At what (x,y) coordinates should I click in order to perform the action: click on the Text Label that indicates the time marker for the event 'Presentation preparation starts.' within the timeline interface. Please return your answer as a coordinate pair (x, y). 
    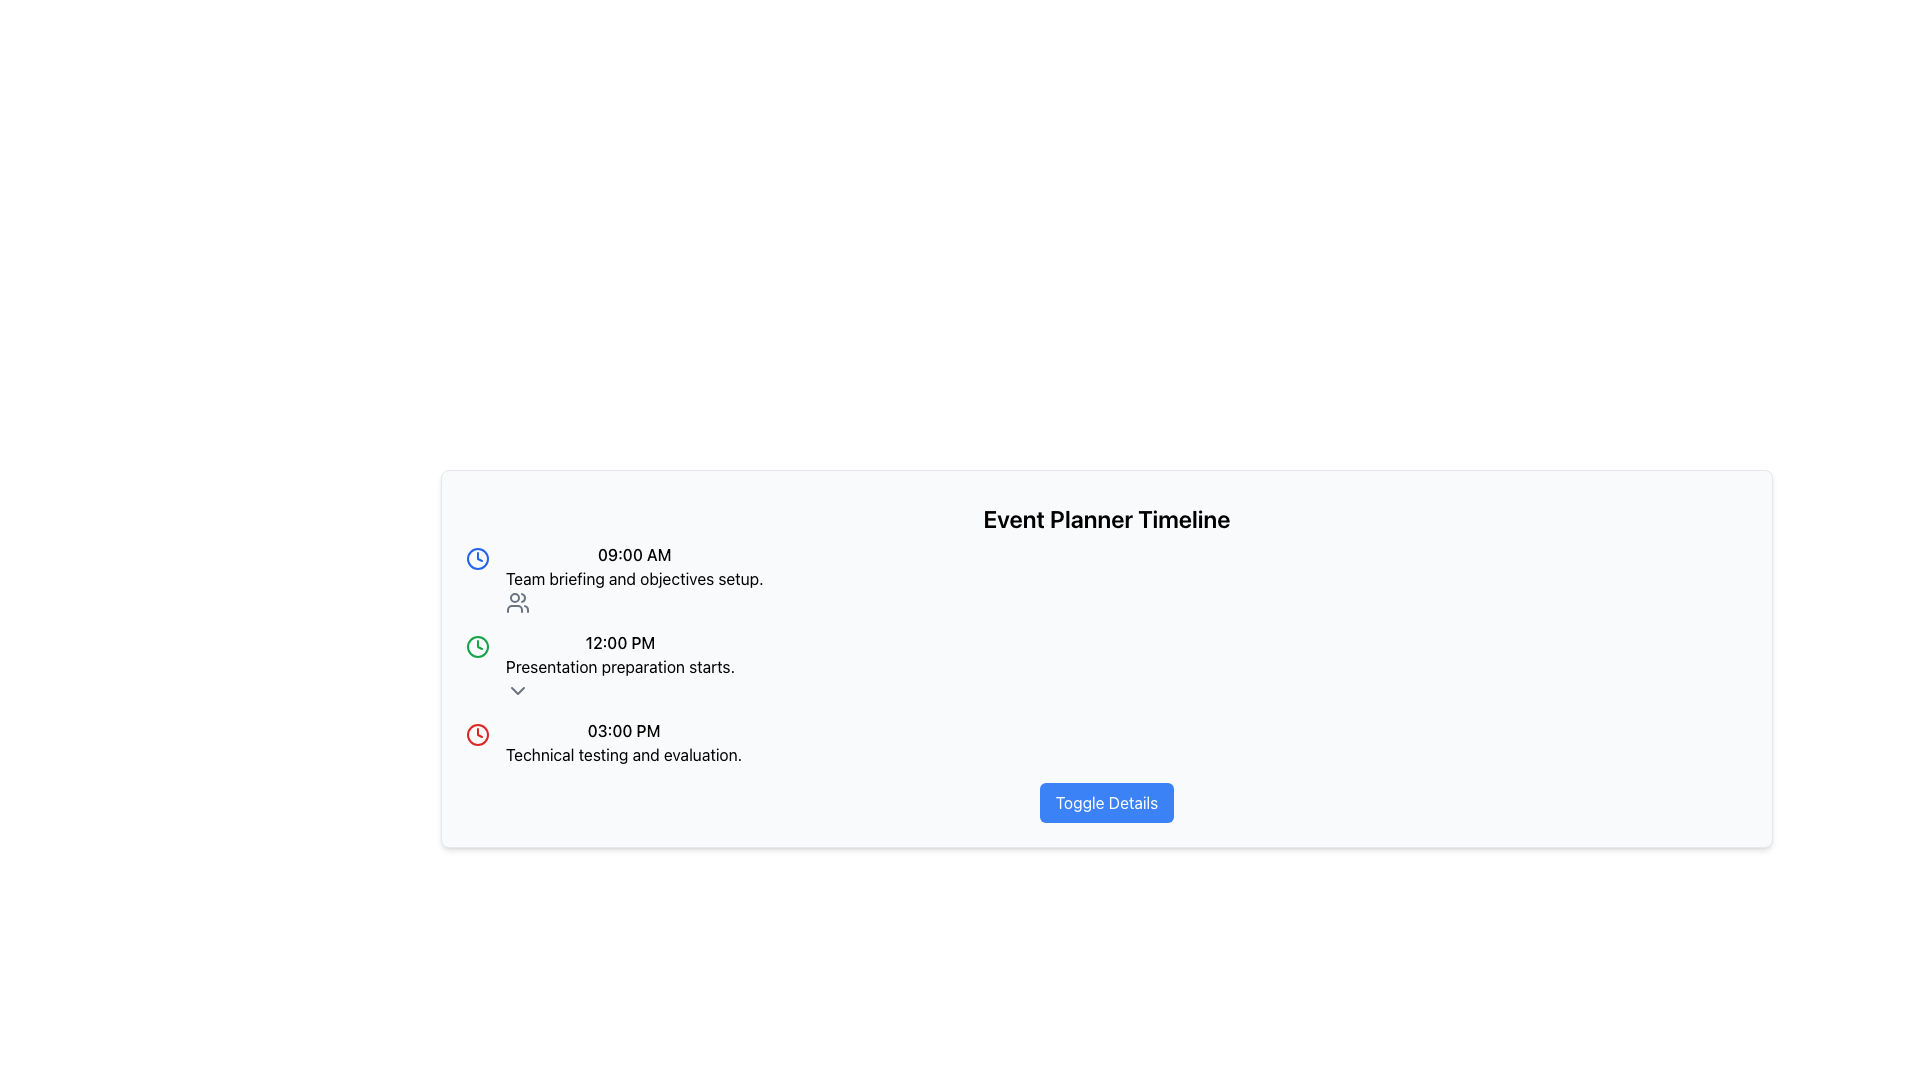
    Looking at the image, I should click on (619, 643).